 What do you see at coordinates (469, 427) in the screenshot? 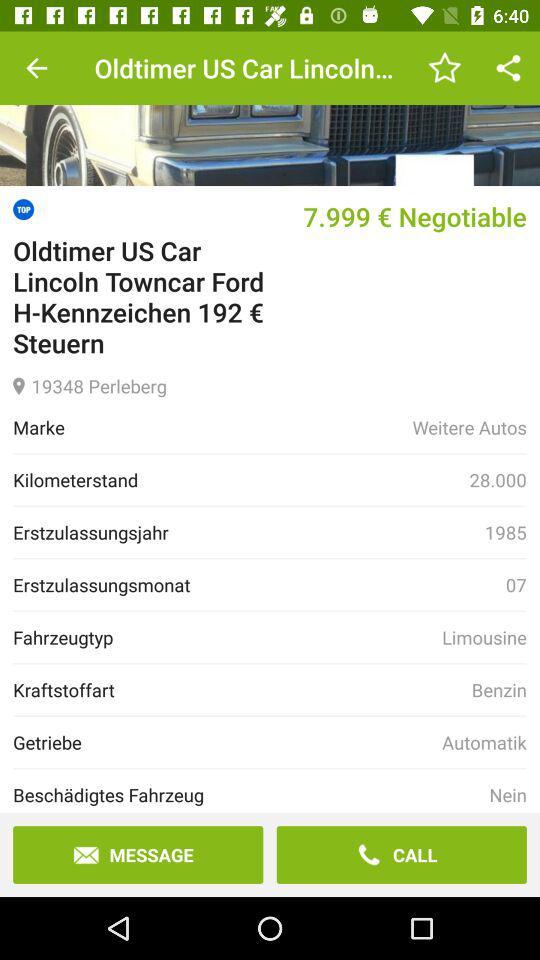
I see `the item to the right of marke icon` at bounding box center [469, 427].